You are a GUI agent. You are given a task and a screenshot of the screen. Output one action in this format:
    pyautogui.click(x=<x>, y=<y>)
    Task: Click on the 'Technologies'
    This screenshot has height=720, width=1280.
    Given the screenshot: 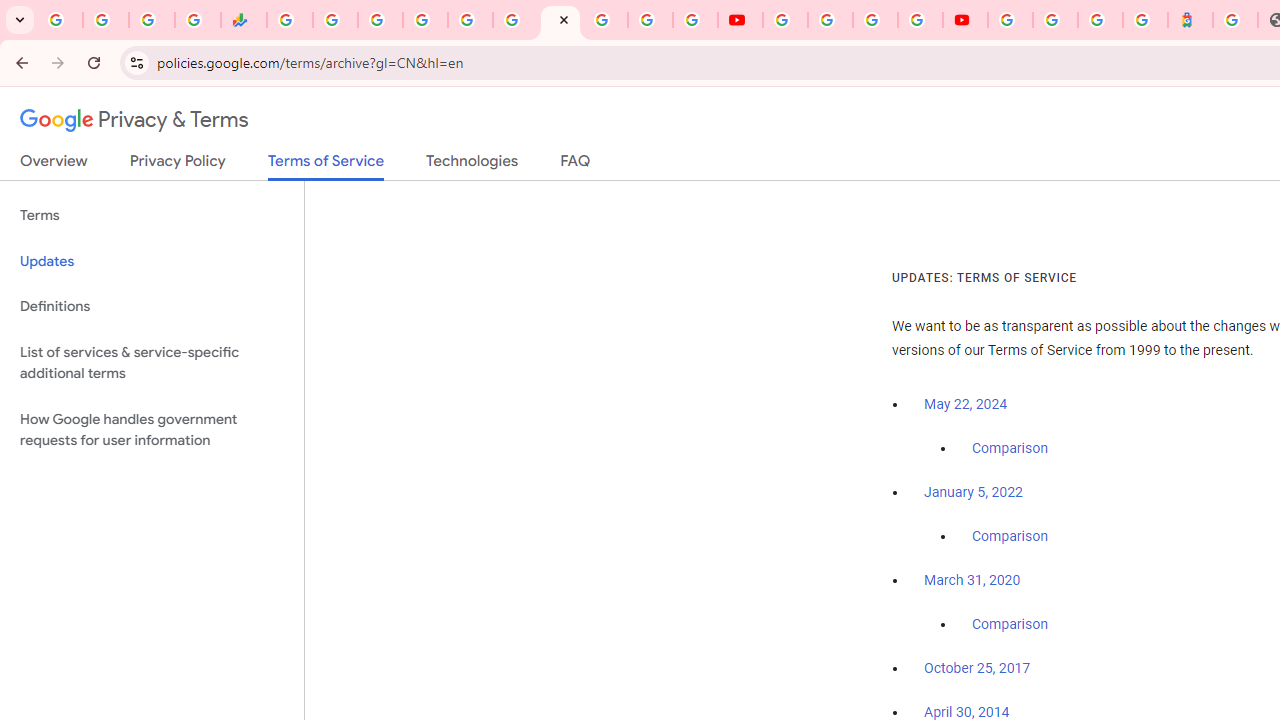 What is the action you would take?
    pyautogui.click(x=471, y=164)
    